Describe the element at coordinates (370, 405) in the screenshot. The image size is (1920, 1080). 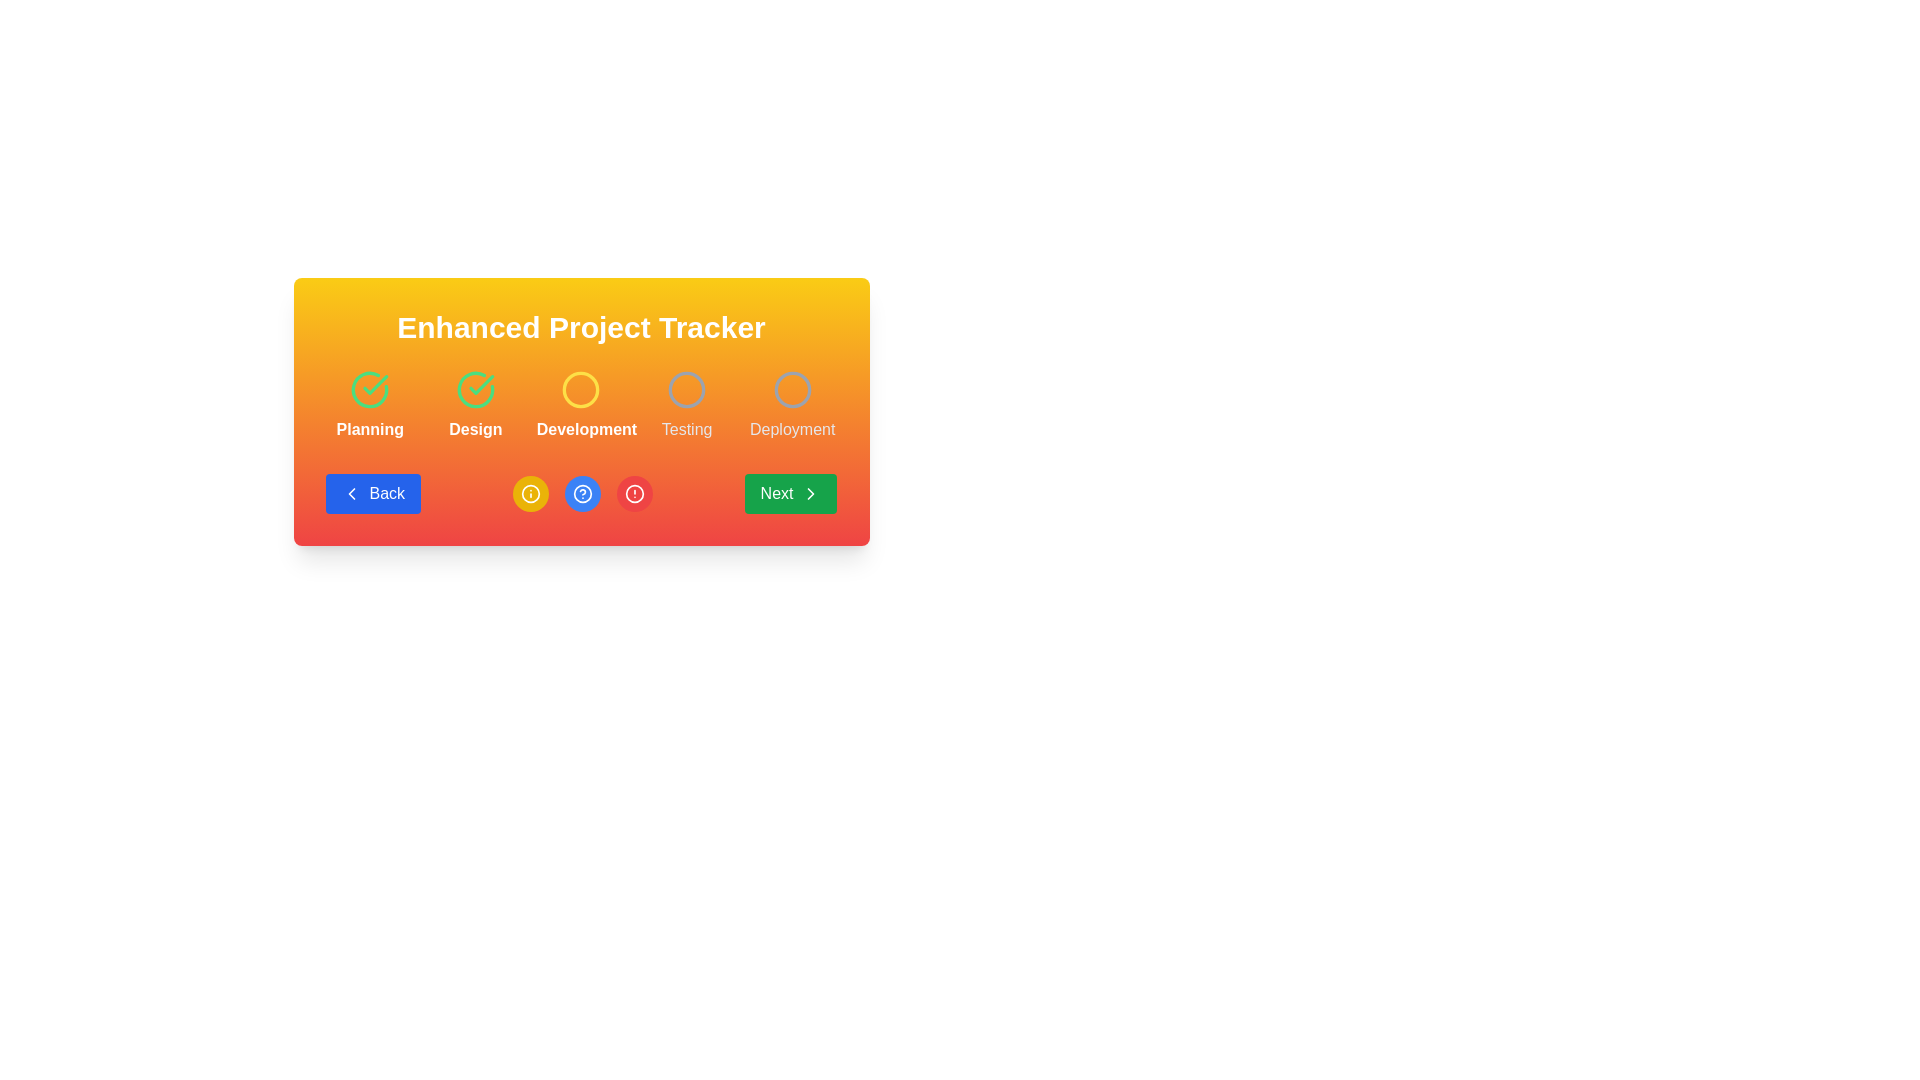
I see `the Step item labeled 'Planning' which consists of a green checkmark icon and a bold white label, positioned as the first in a sequence of five steps` at that location.